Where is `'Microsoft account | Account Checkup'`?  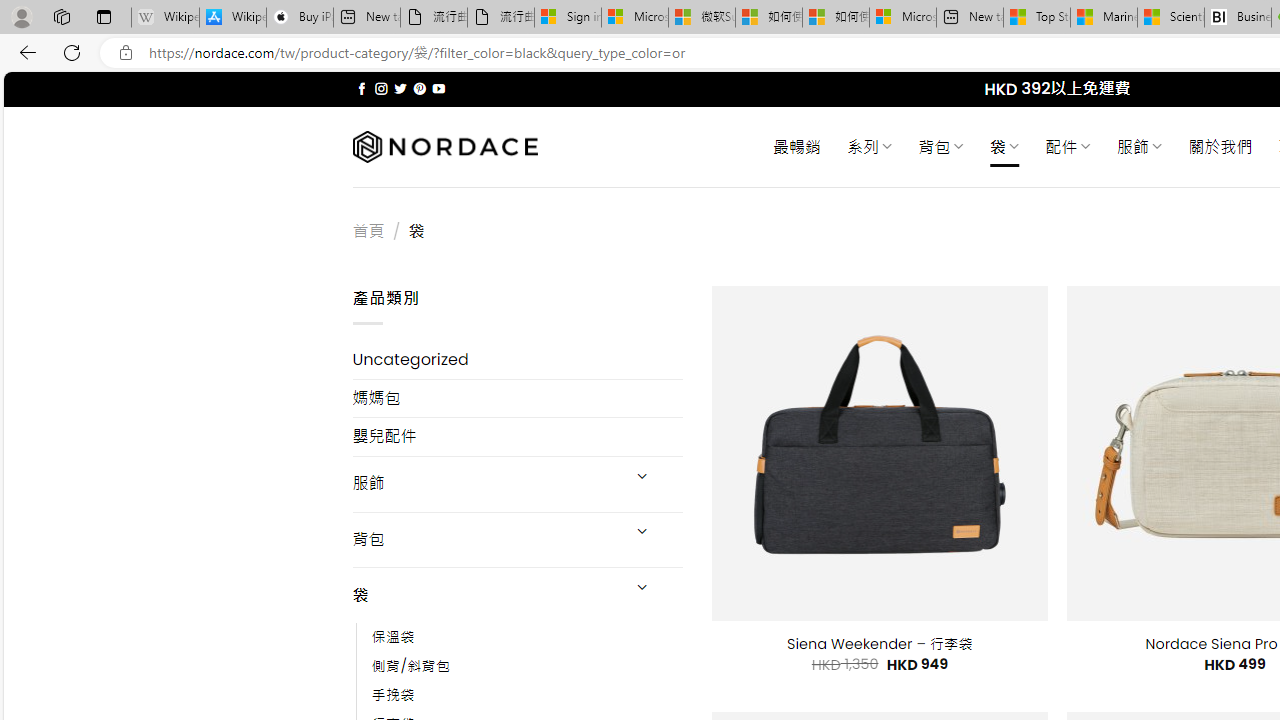
'Microsoft account | Account Checkup' is located at coordinates (902, 17).